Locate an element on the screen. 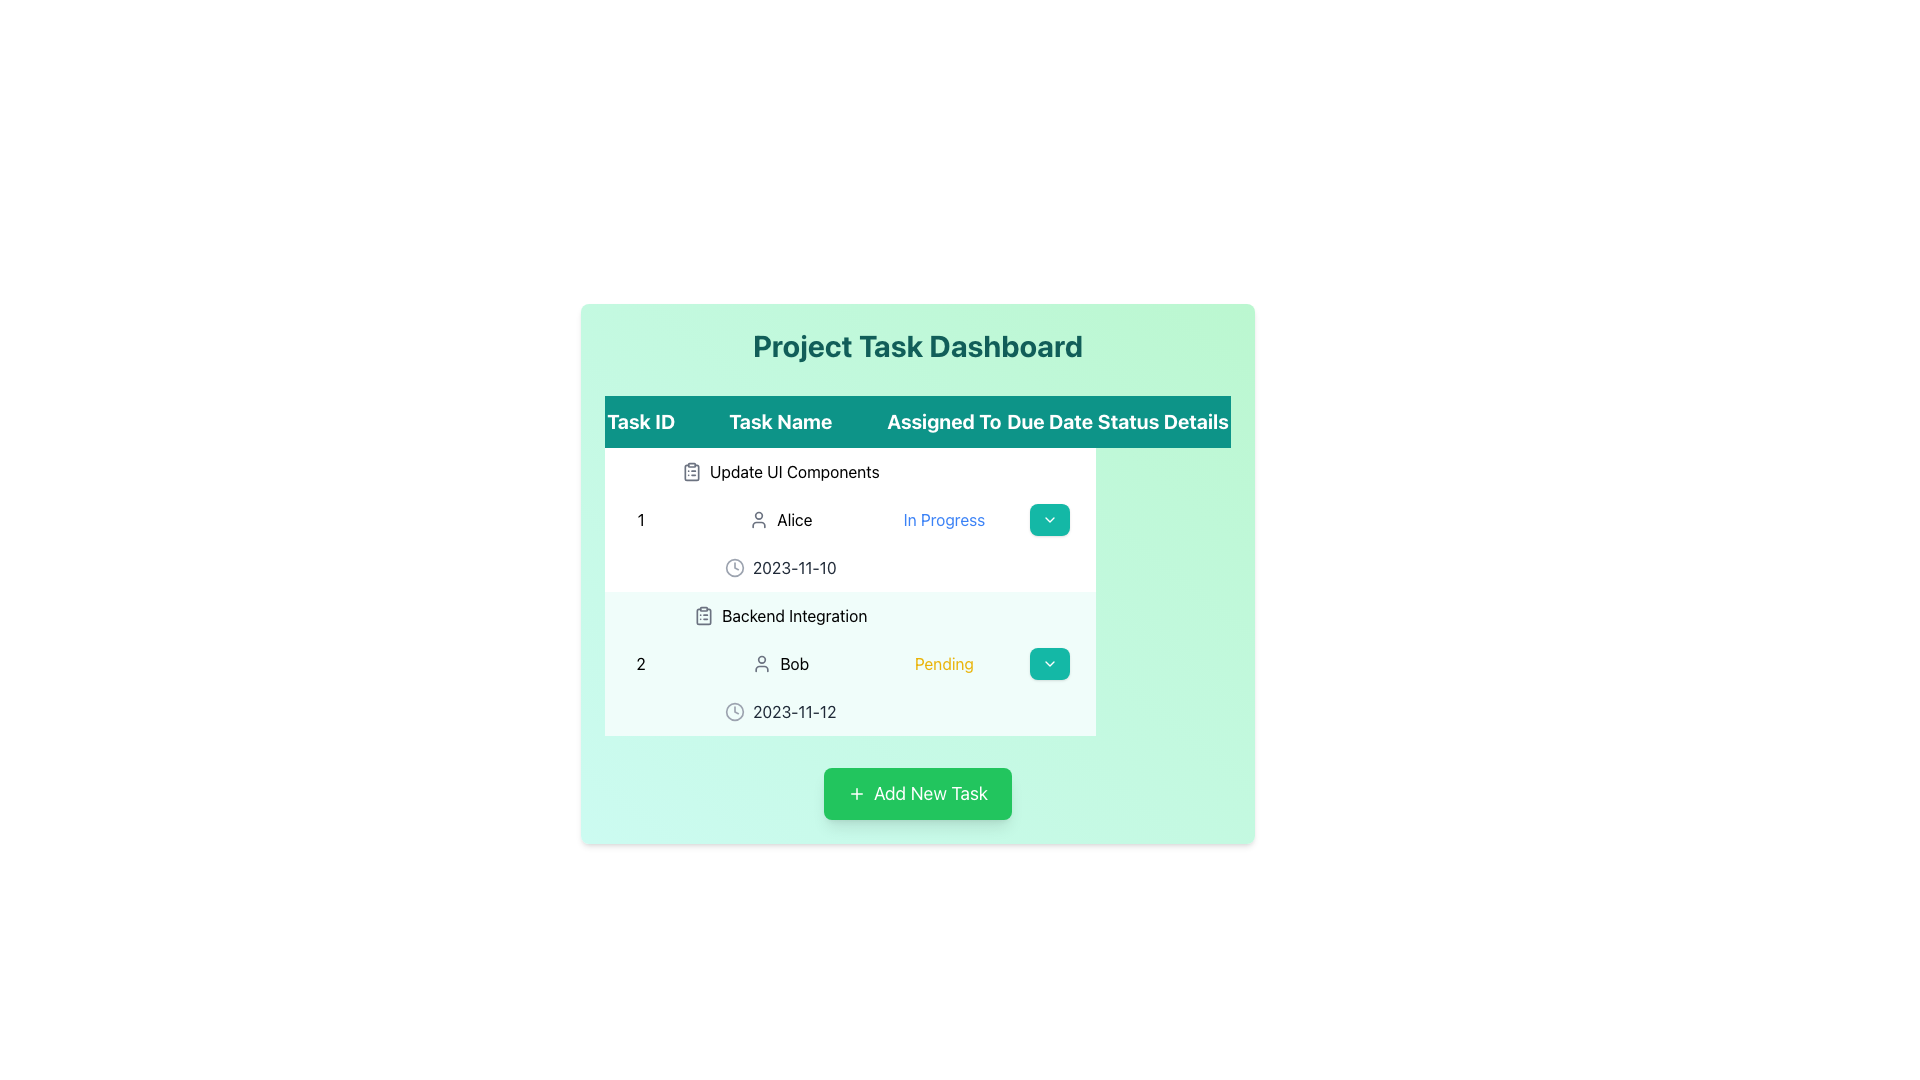 Image resolution: width=1920 pixels, height=1080 pixels. the teal button containing the downward-pointing chevron icon in the 'Details' column of the first row of the task table for the task 'Update UI Components' is located at coordinates (1049, 519).